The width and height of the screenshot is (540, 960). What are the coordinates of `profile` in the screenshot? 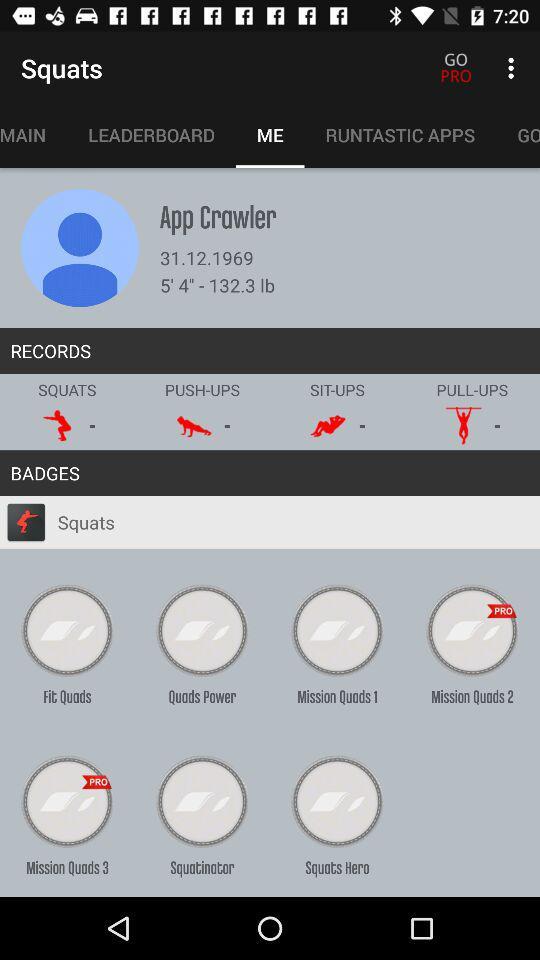 It's located at (79, 247).